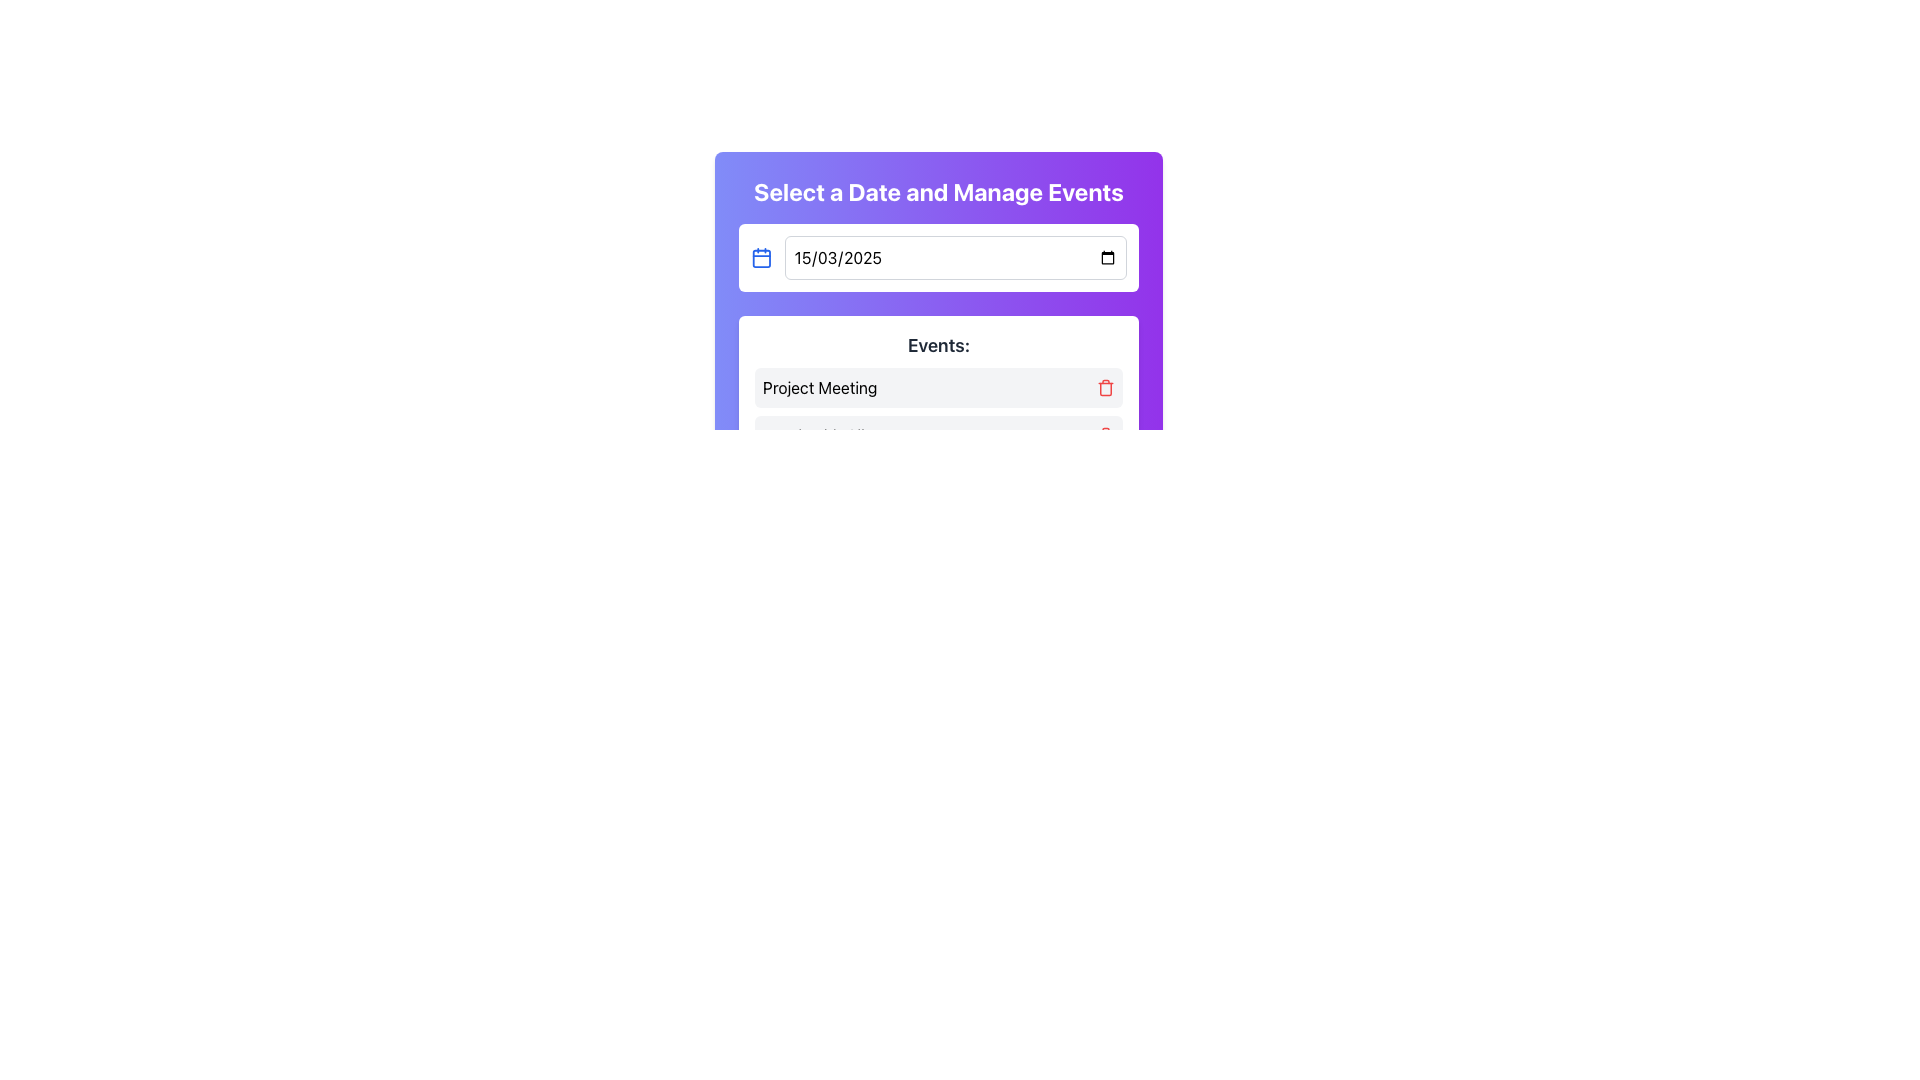 Image resolution: width=1920 pixels, height=1080 pixels. What do you see at coordinates (1104, 389) in the screenshot?
I see `the middle segment of the trash can icon within the event list entry` at bounding box center [1104, 389].